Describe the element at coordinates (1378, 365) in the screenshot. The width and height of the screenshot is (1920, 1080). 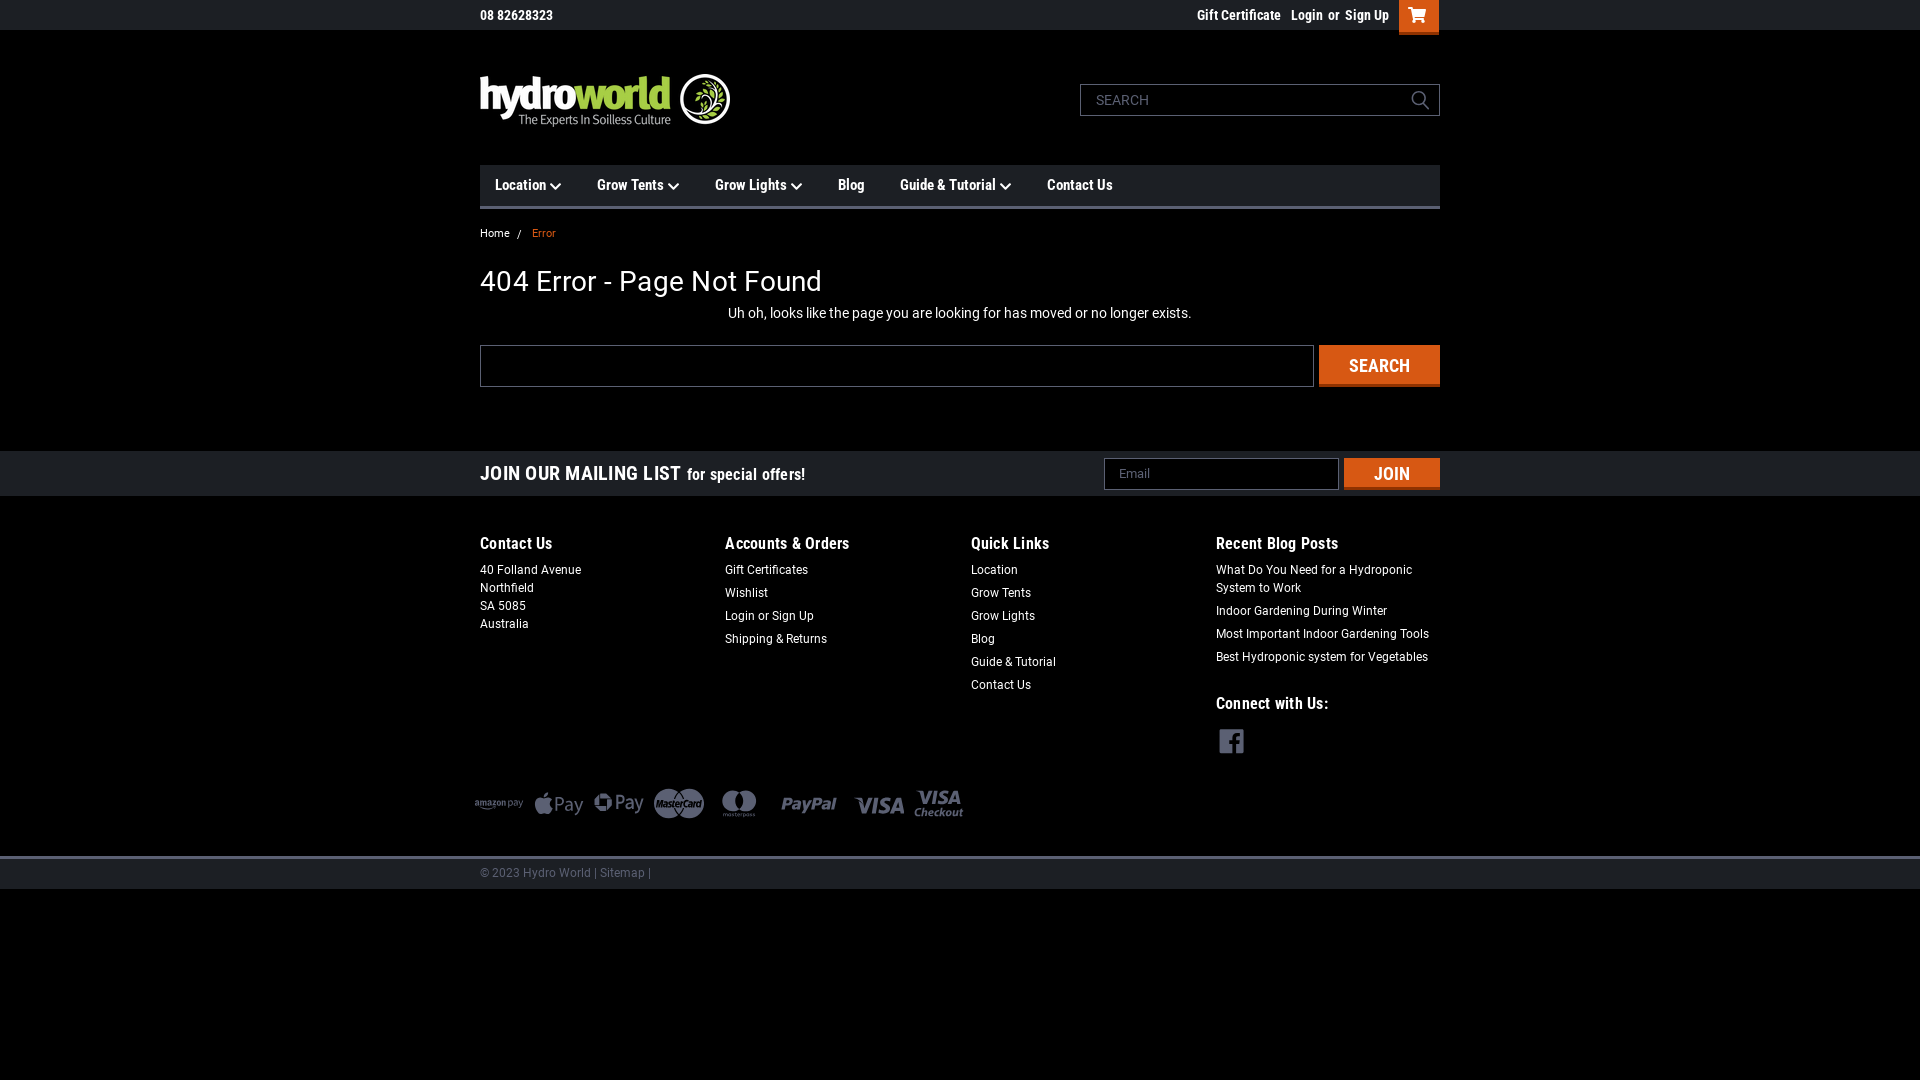
I see `'Search'` at that location.